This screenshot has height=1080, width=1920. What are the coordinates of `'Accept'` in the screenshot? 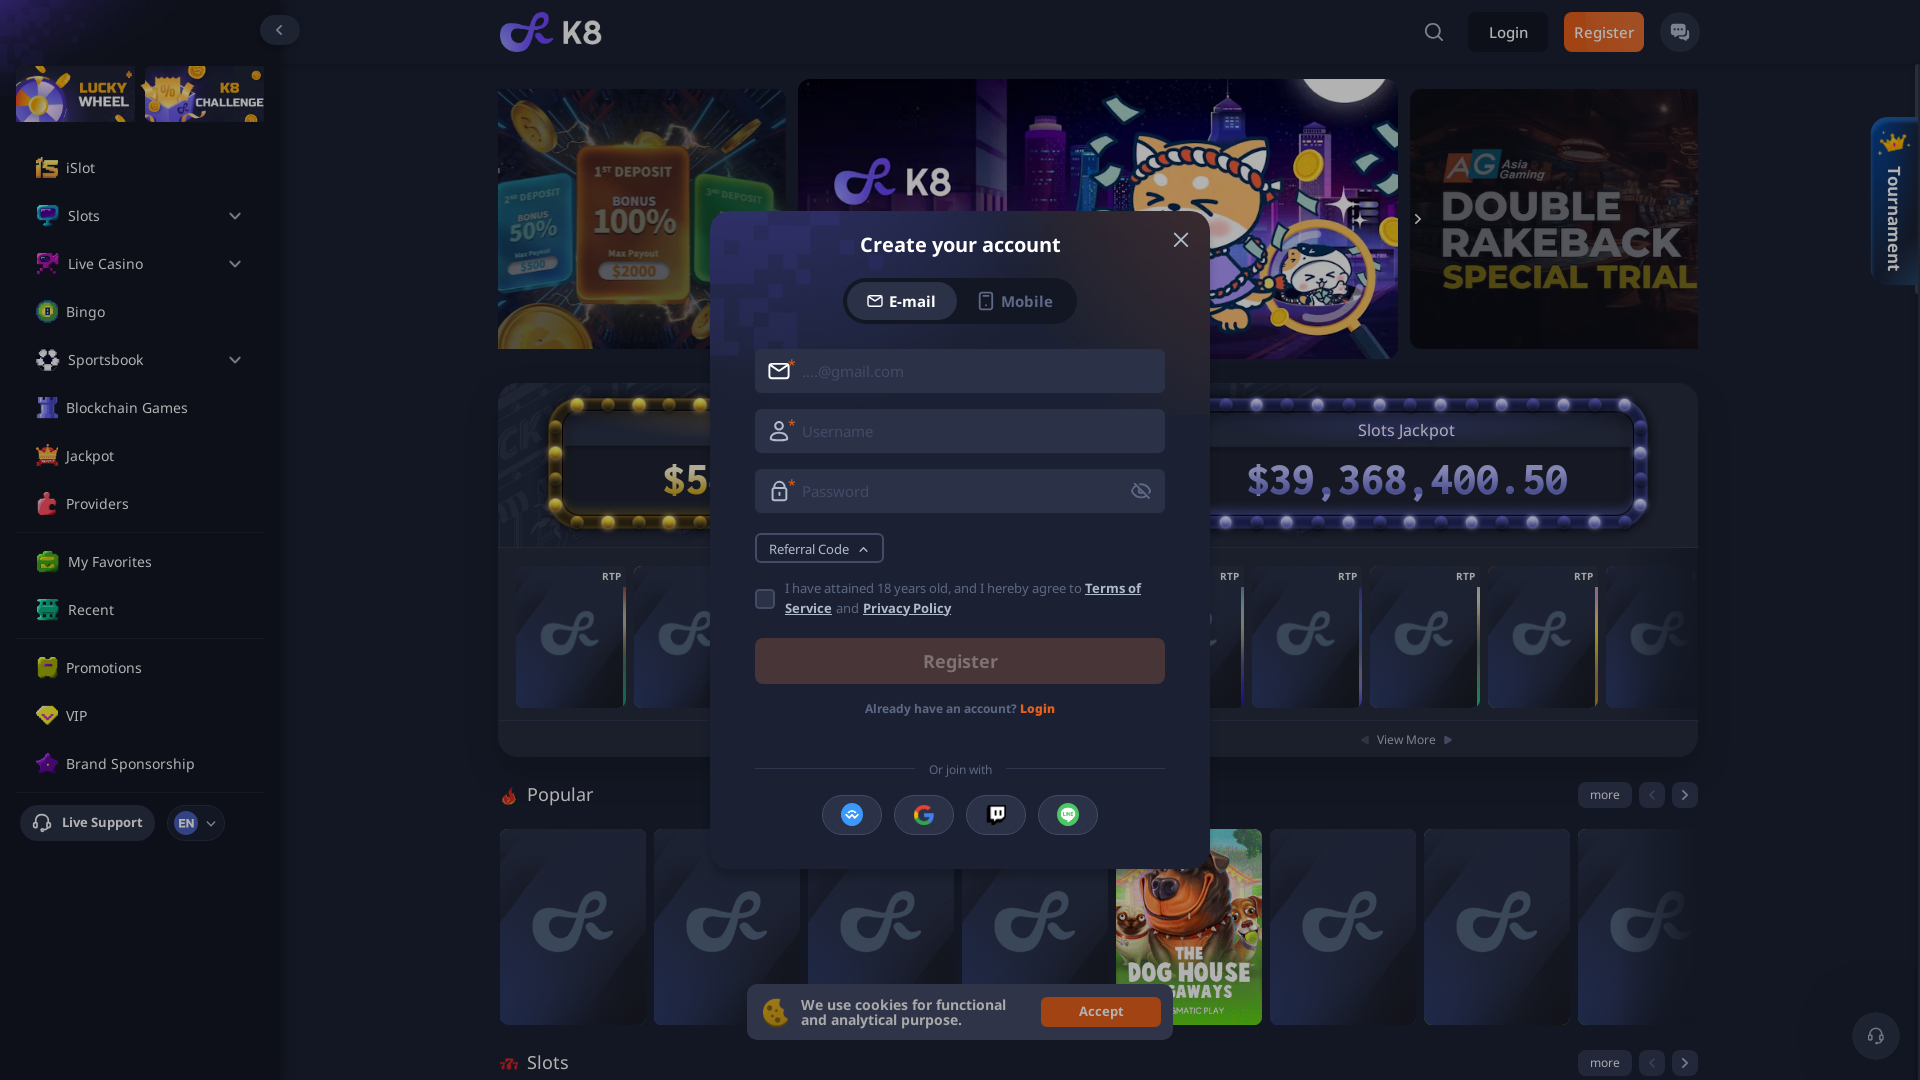 It's located at (1099, 1011).